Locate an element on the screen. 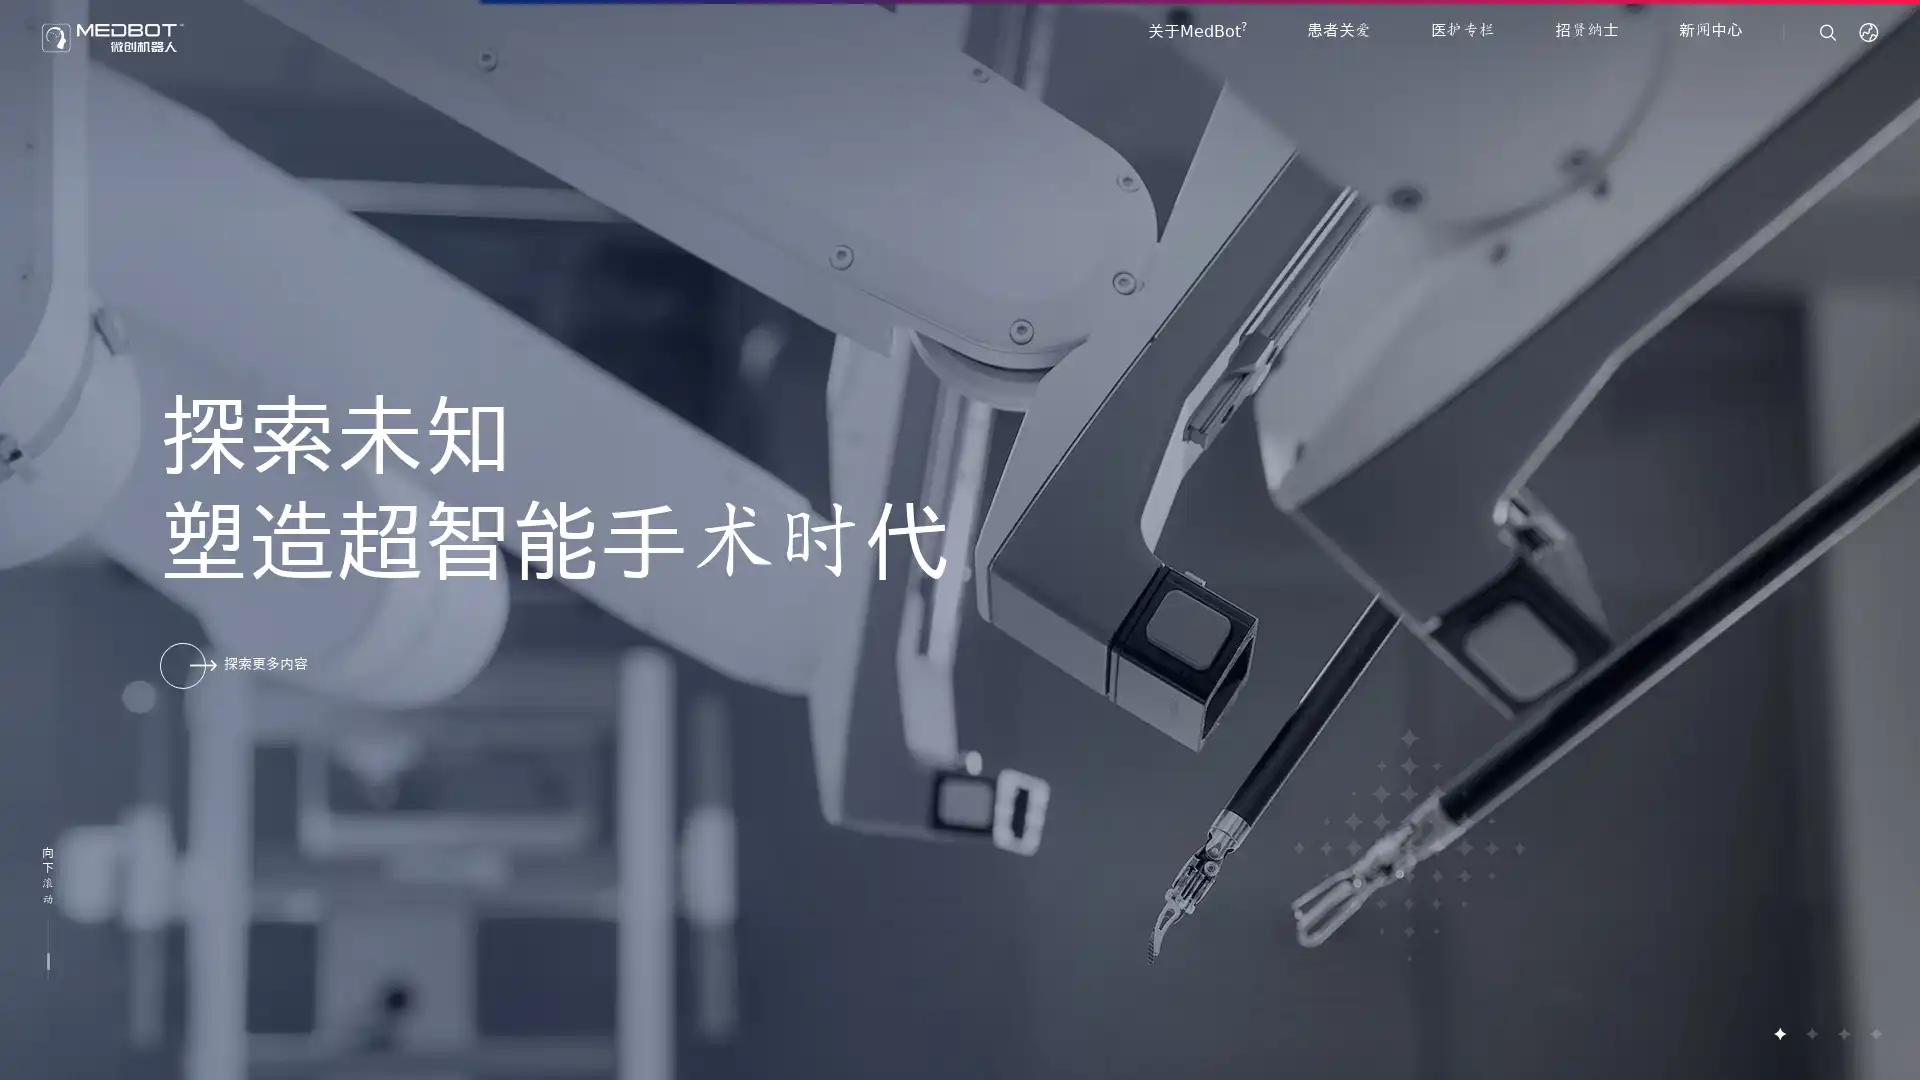 This screenshot has width=1920, height=1080. Go to slide 4 is located at coordinates (1874, 1033).